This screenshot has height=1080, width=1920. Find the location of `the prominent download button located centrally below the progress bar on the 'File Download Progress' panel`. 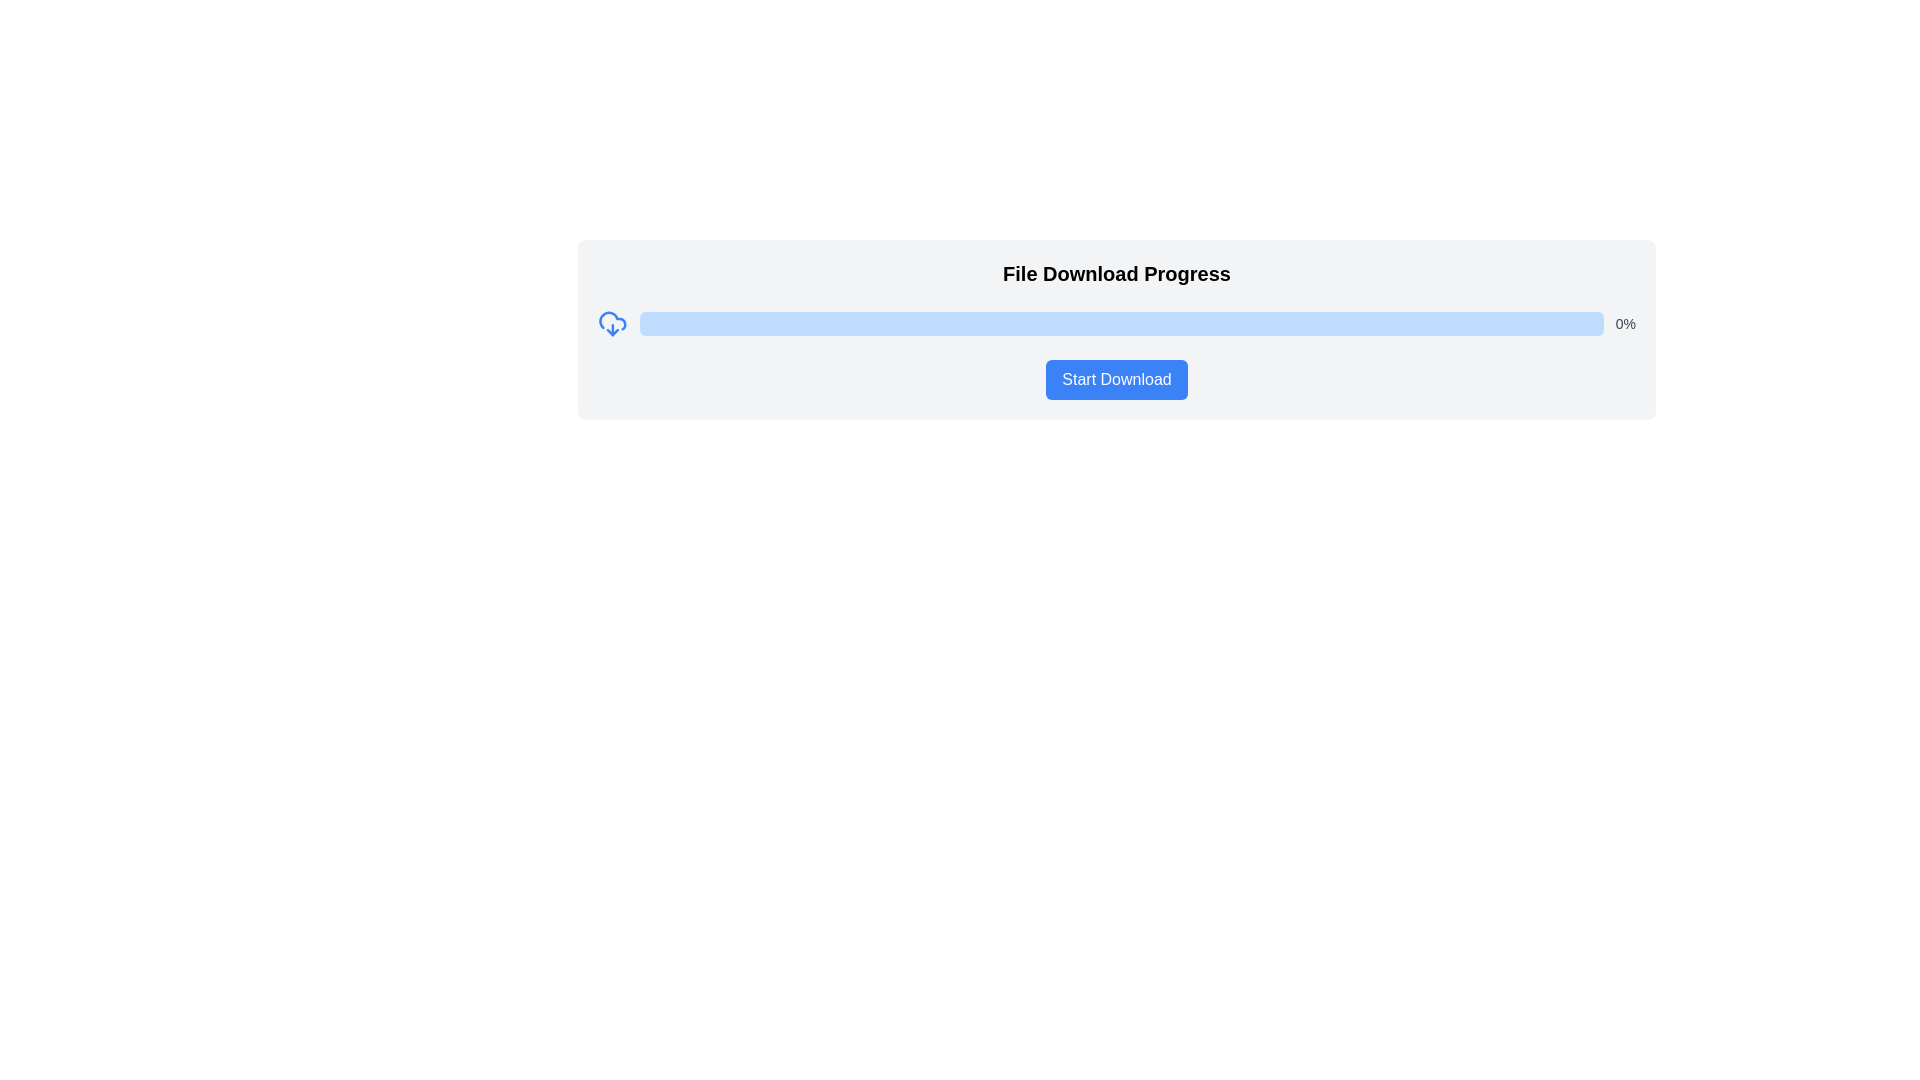

the prominent download button located centrally below the progress bar on the 'File Download Progress' panel is located at coordinates (1116, 380).